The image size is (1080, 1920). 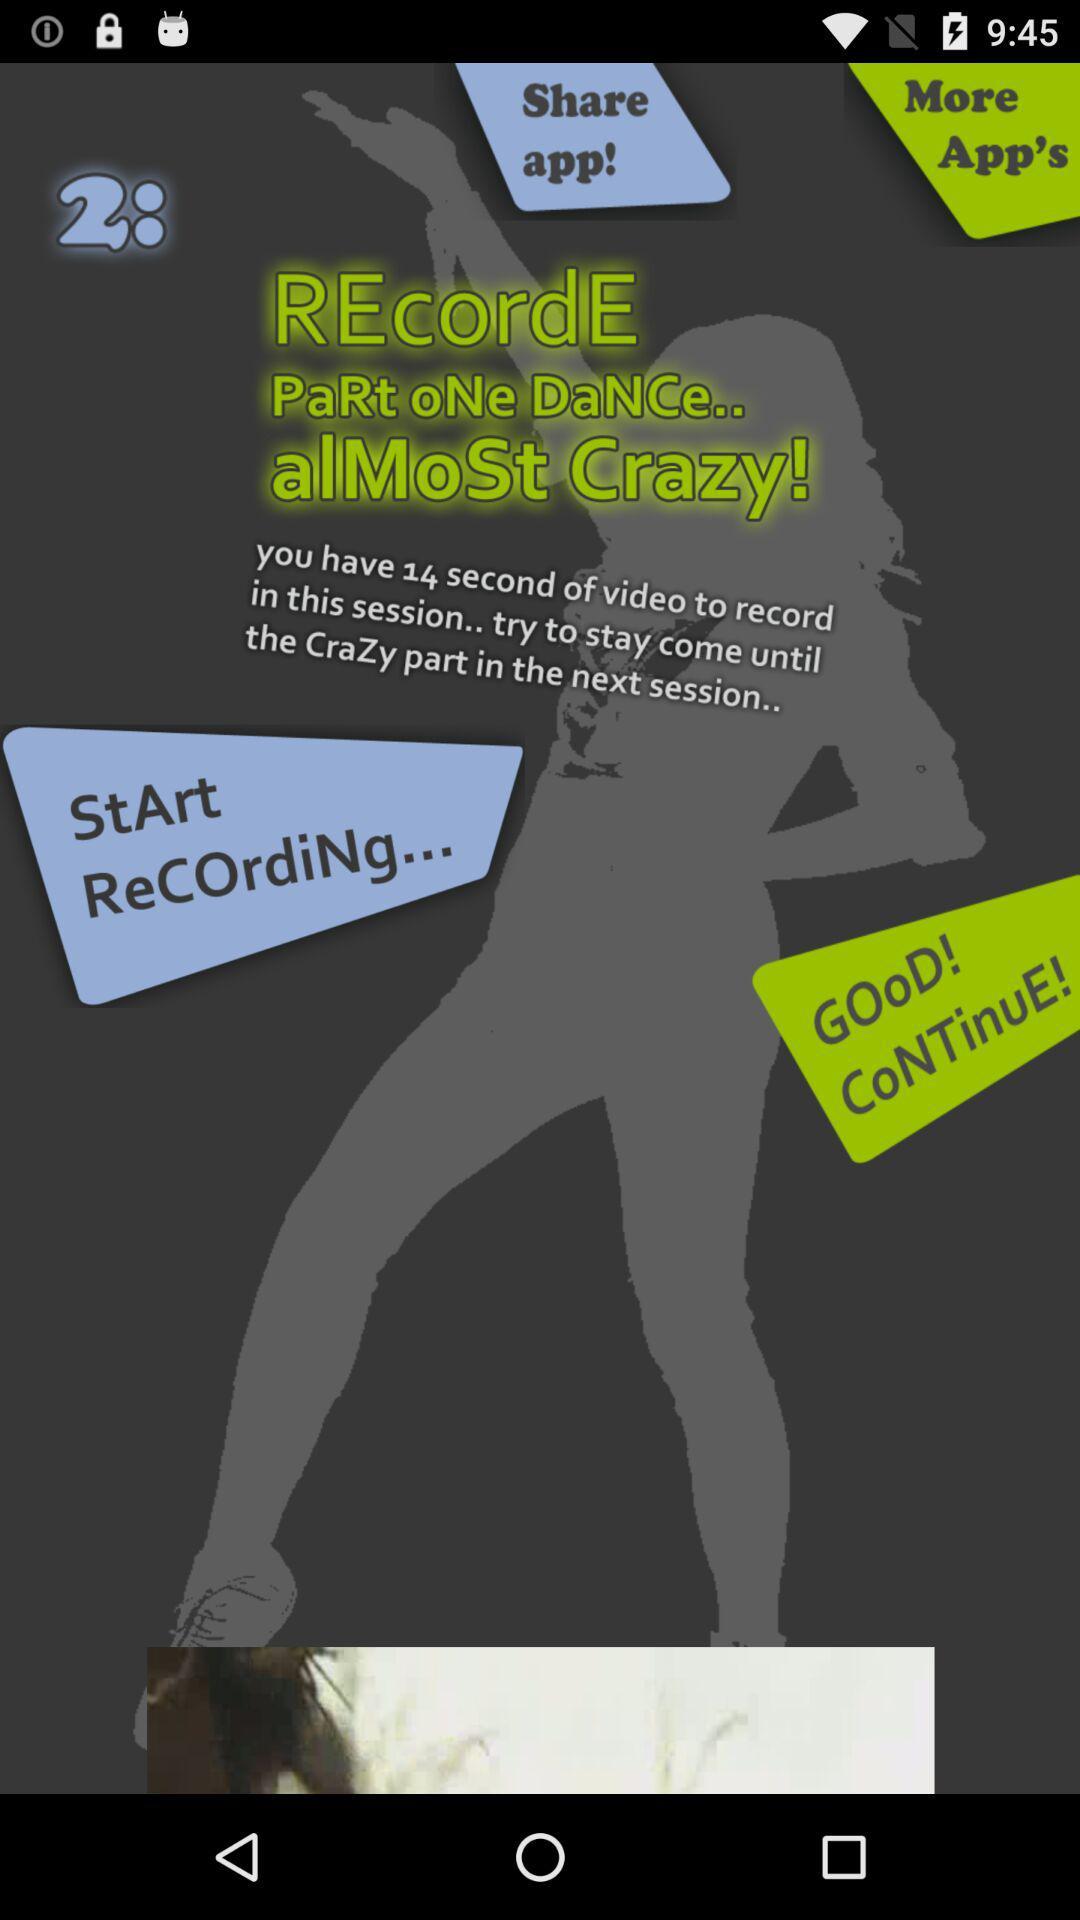 I want to click on this button share app, so click(x=585, y=140).